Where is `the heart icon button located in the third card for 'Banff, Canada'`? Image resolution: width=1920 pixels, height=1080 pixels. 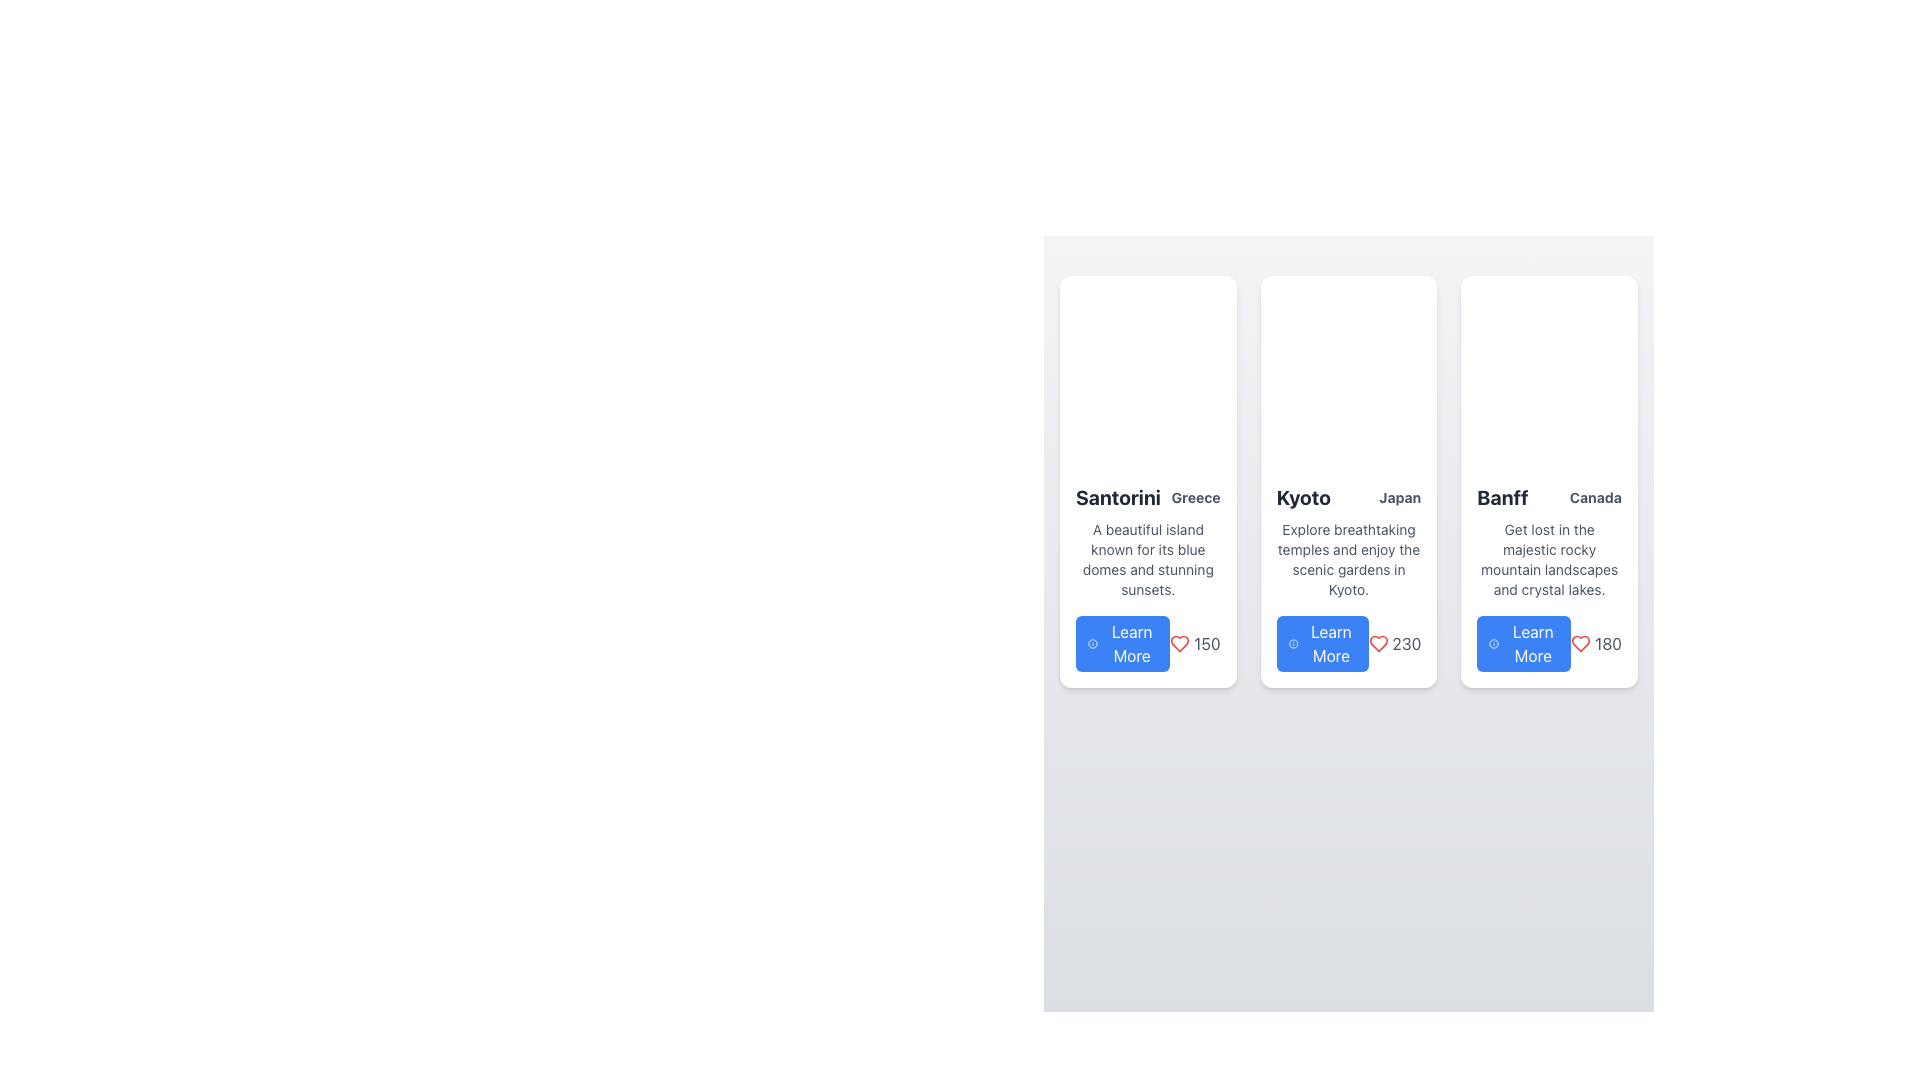 the heart icon button located in the third card for 'Banff, Canada' is located at coordinates (1580, 644).